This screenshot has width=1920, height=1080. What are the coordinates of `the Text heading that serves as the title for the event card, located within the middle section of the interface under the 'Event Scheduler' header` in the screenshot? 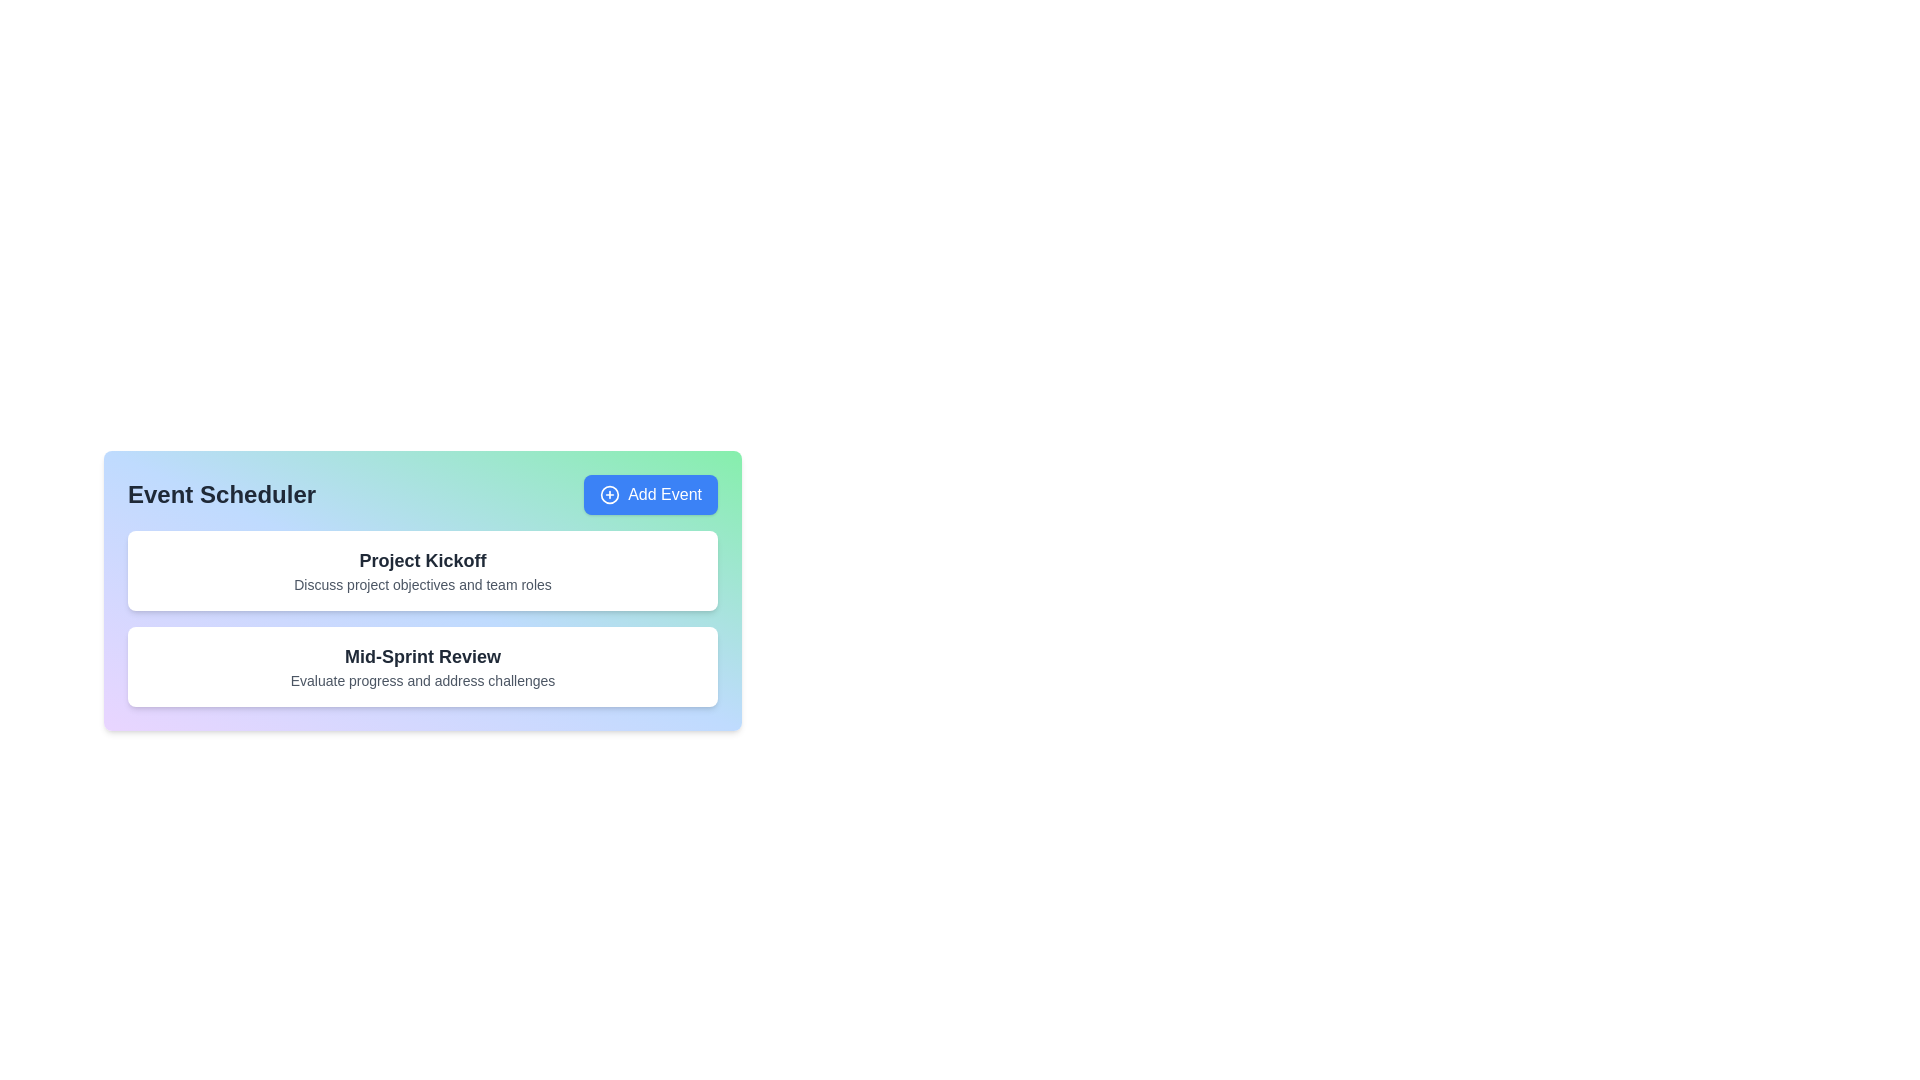 It's located at (421, 560).